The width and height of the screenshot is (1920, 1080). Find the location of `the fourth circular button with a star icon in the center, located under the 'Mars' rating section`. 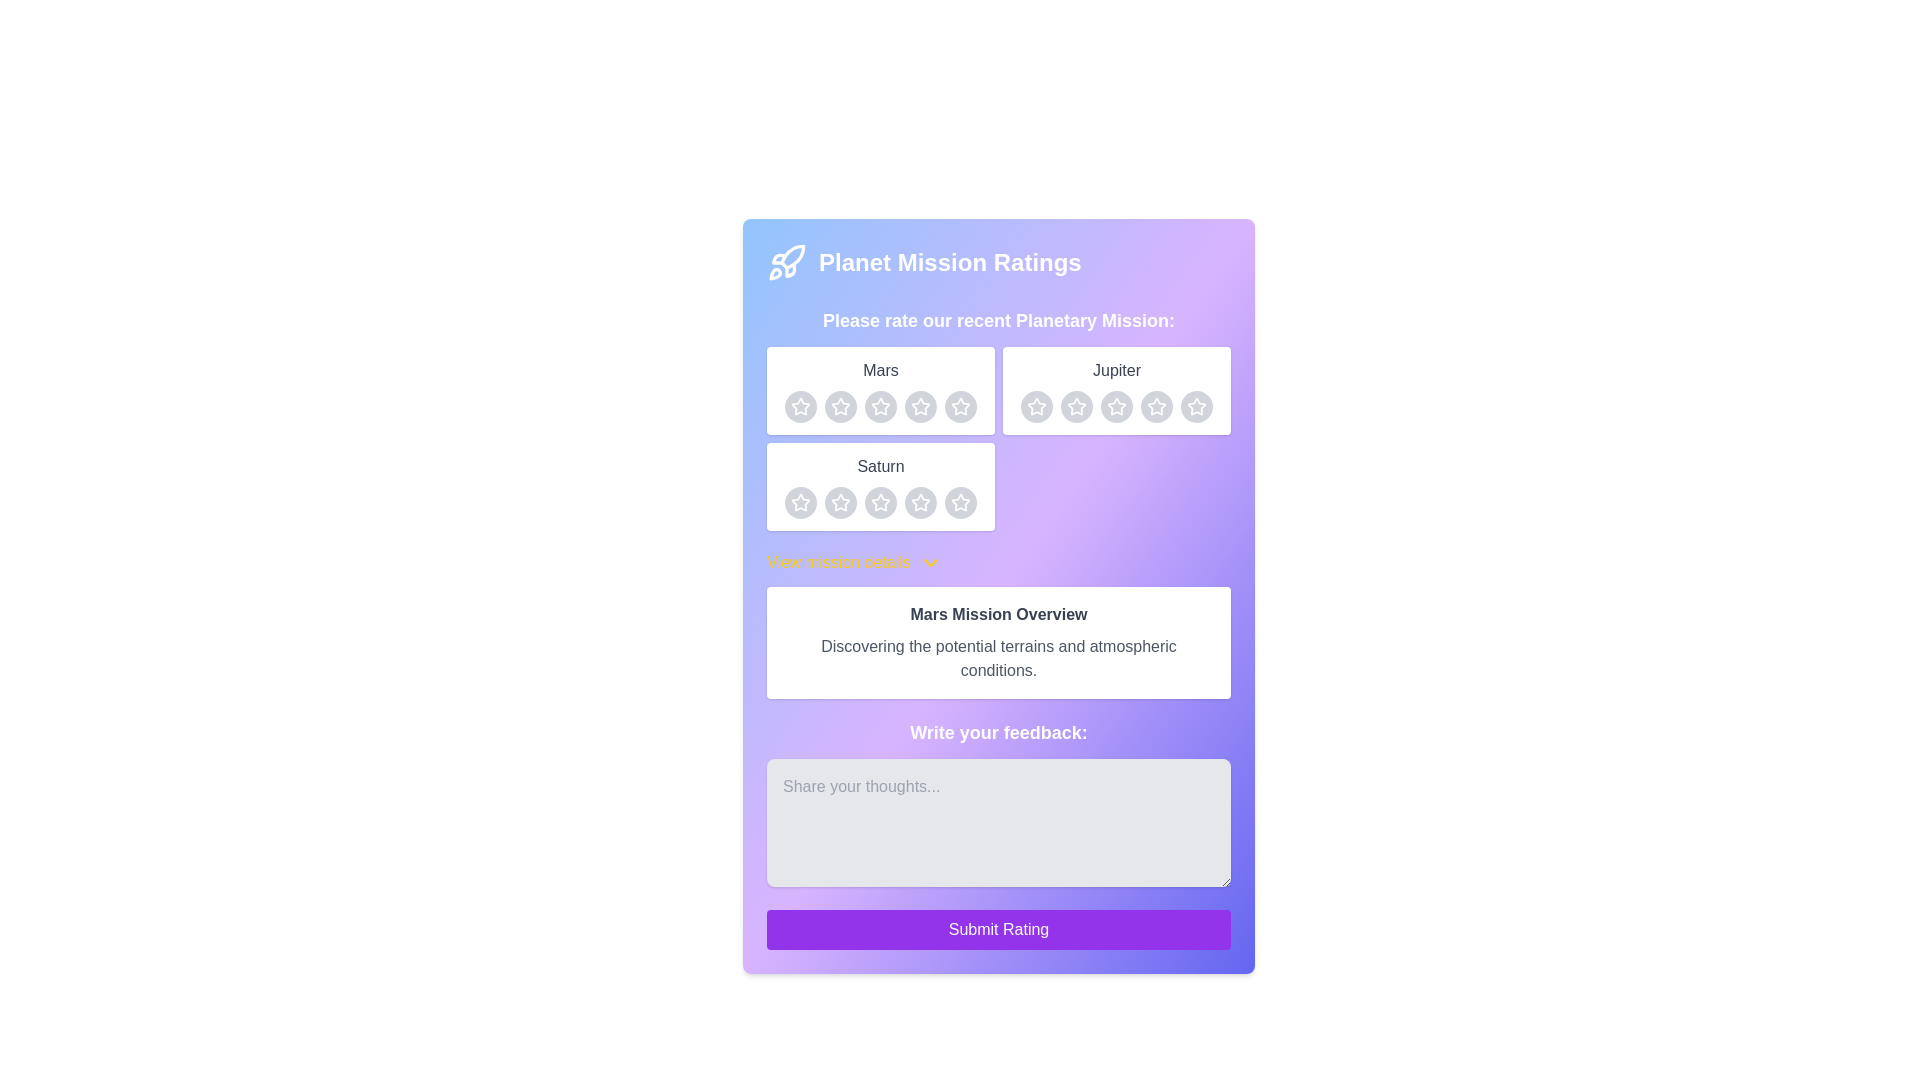

the fourth circular button with a star icon in the center, located under the 'Mars' rating section is located at coordinates (960, 406).